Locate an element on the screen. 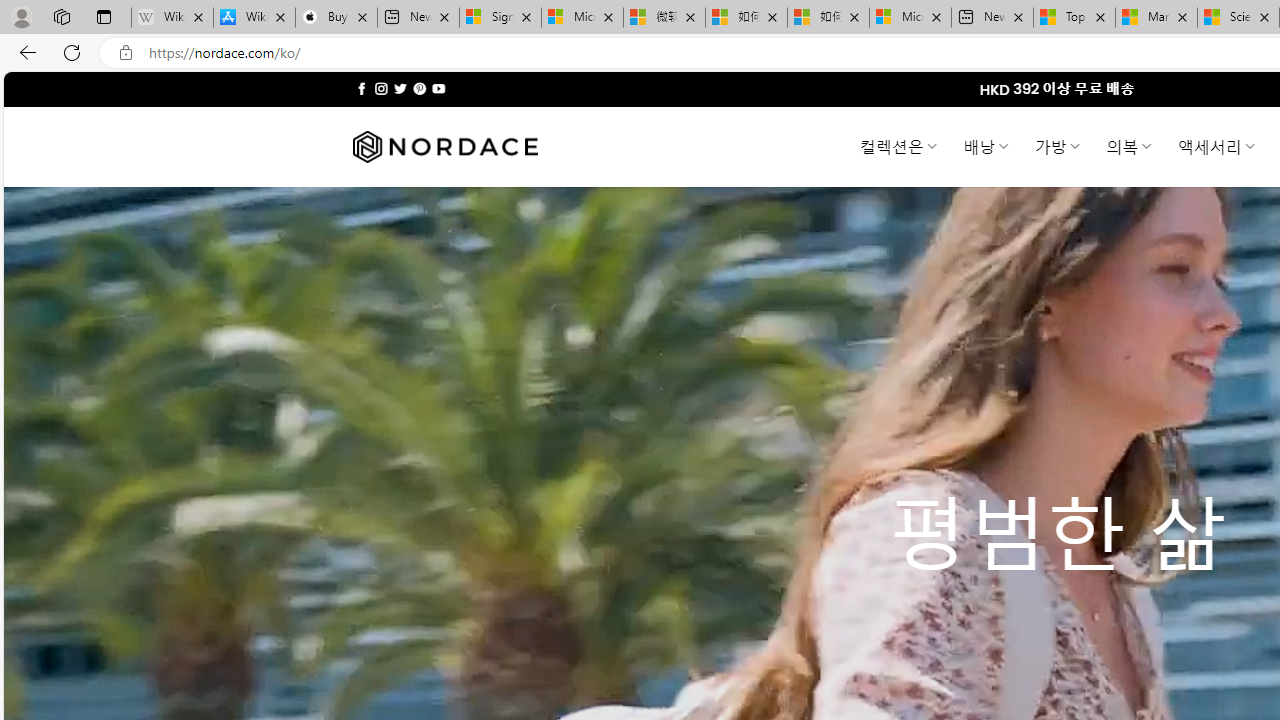 The width and height of the screenshot is (1280, 720). 'Microsoft account | Account Checkup' is located at coordinates (909, 17).